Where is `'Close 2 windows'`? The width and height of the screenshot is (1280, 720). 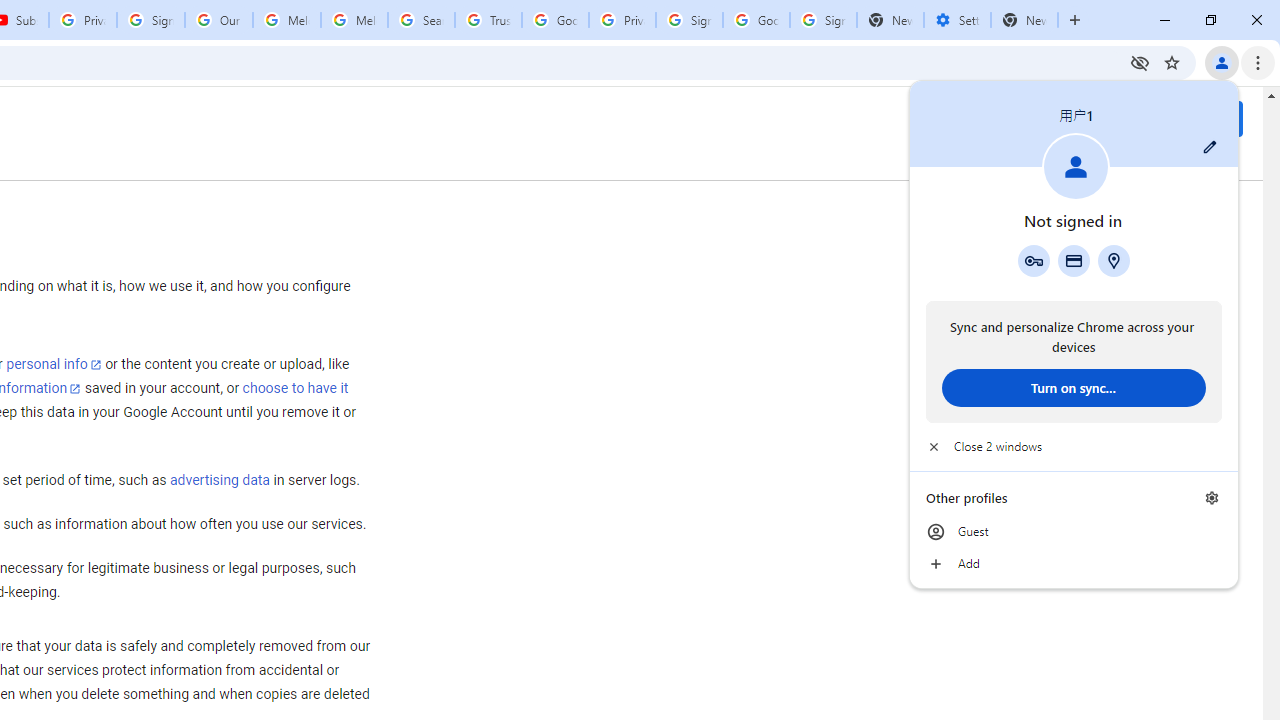 'Close 2 windows' is located at coordinates (1072, 446).